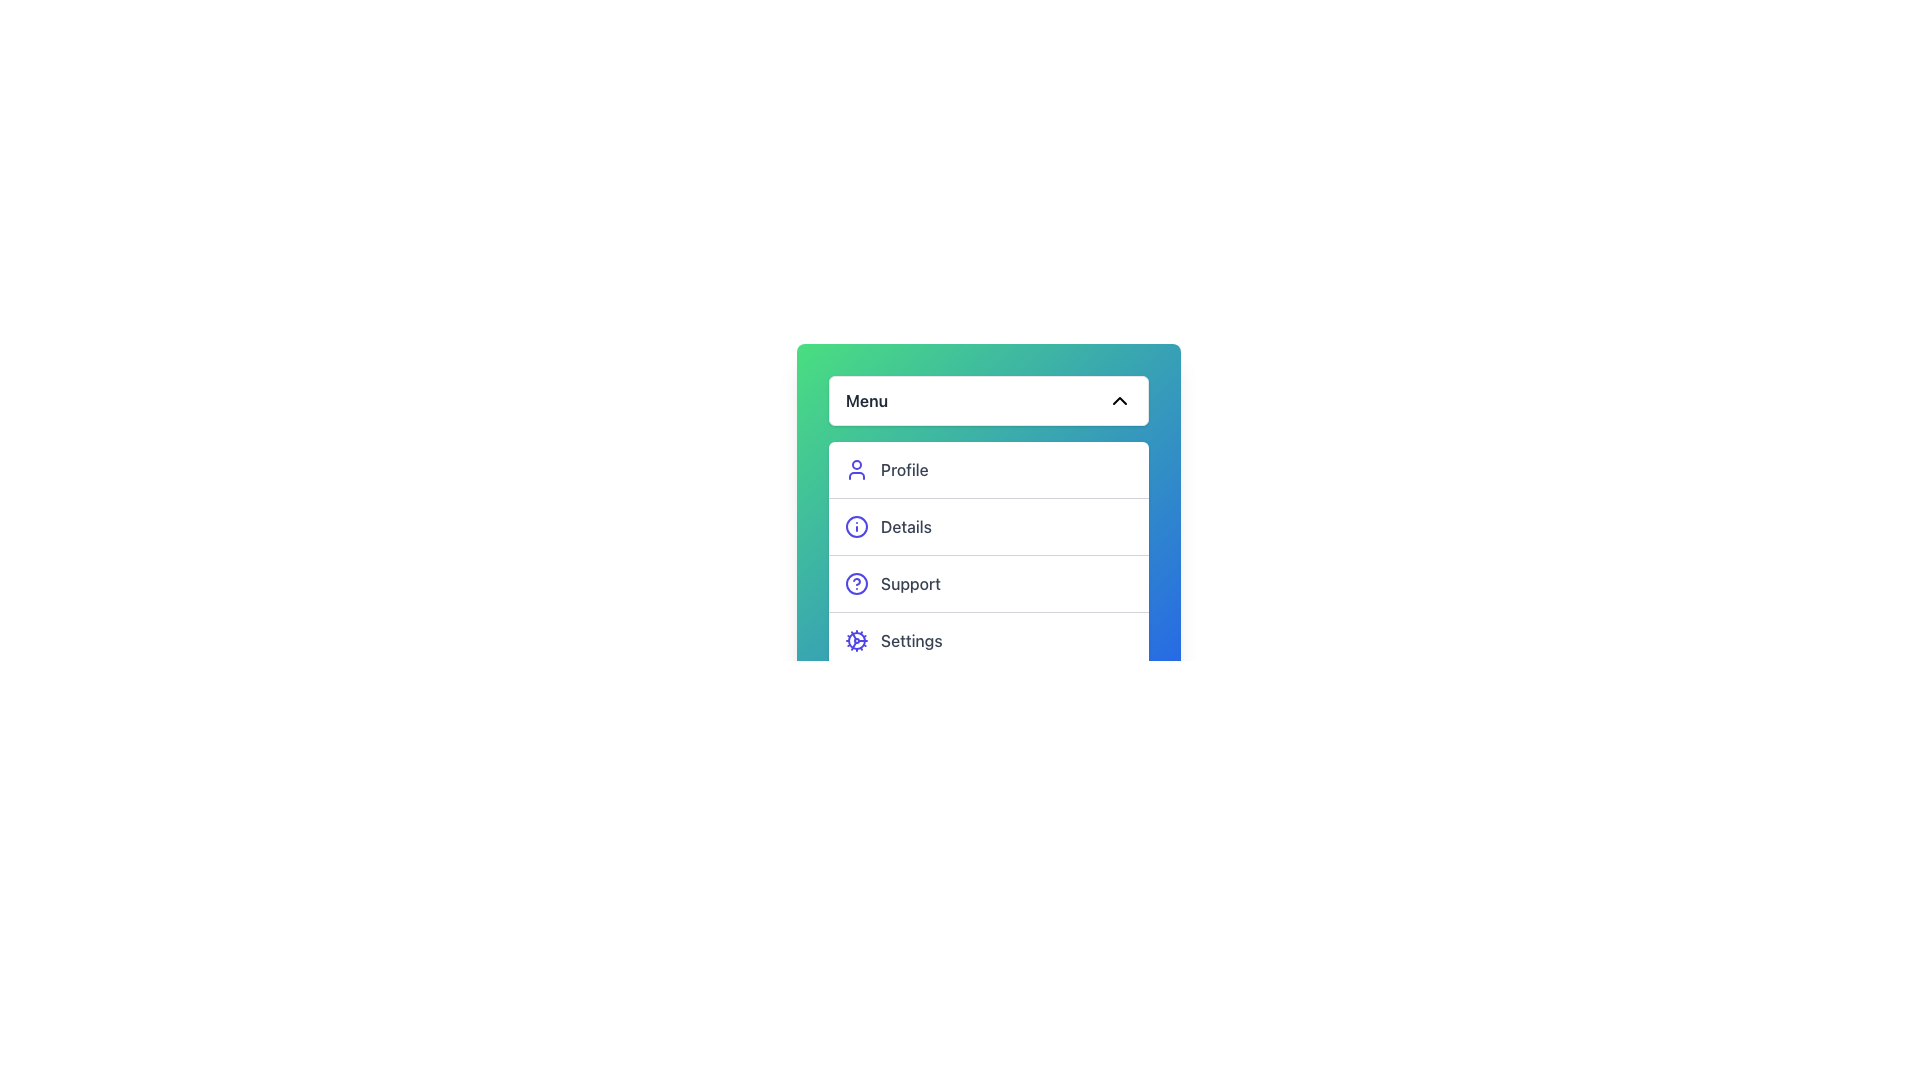 The image size is (1920, 1080). I want to click on the settings icon located to the left of the 'Settings' text label in the settings menu, so click(857, 640).